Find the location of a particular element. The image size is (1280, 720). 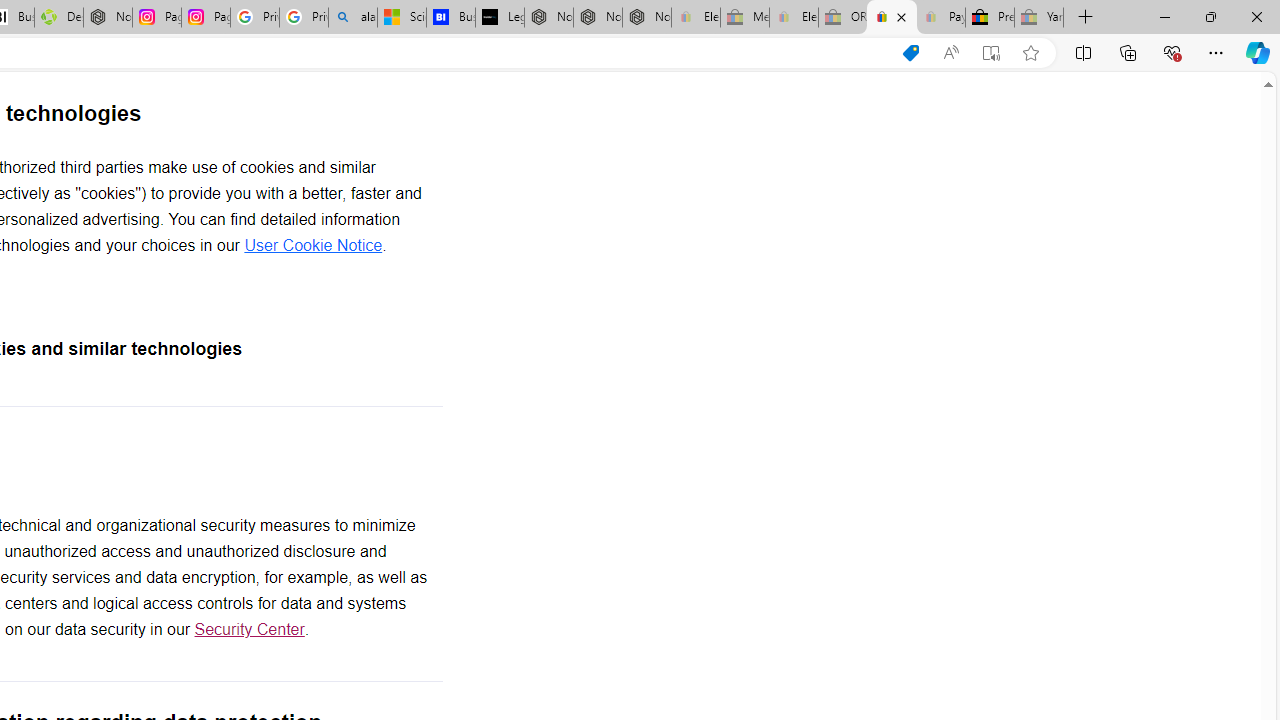

'User Cookie Notice' is located at coordinates (312, 244).